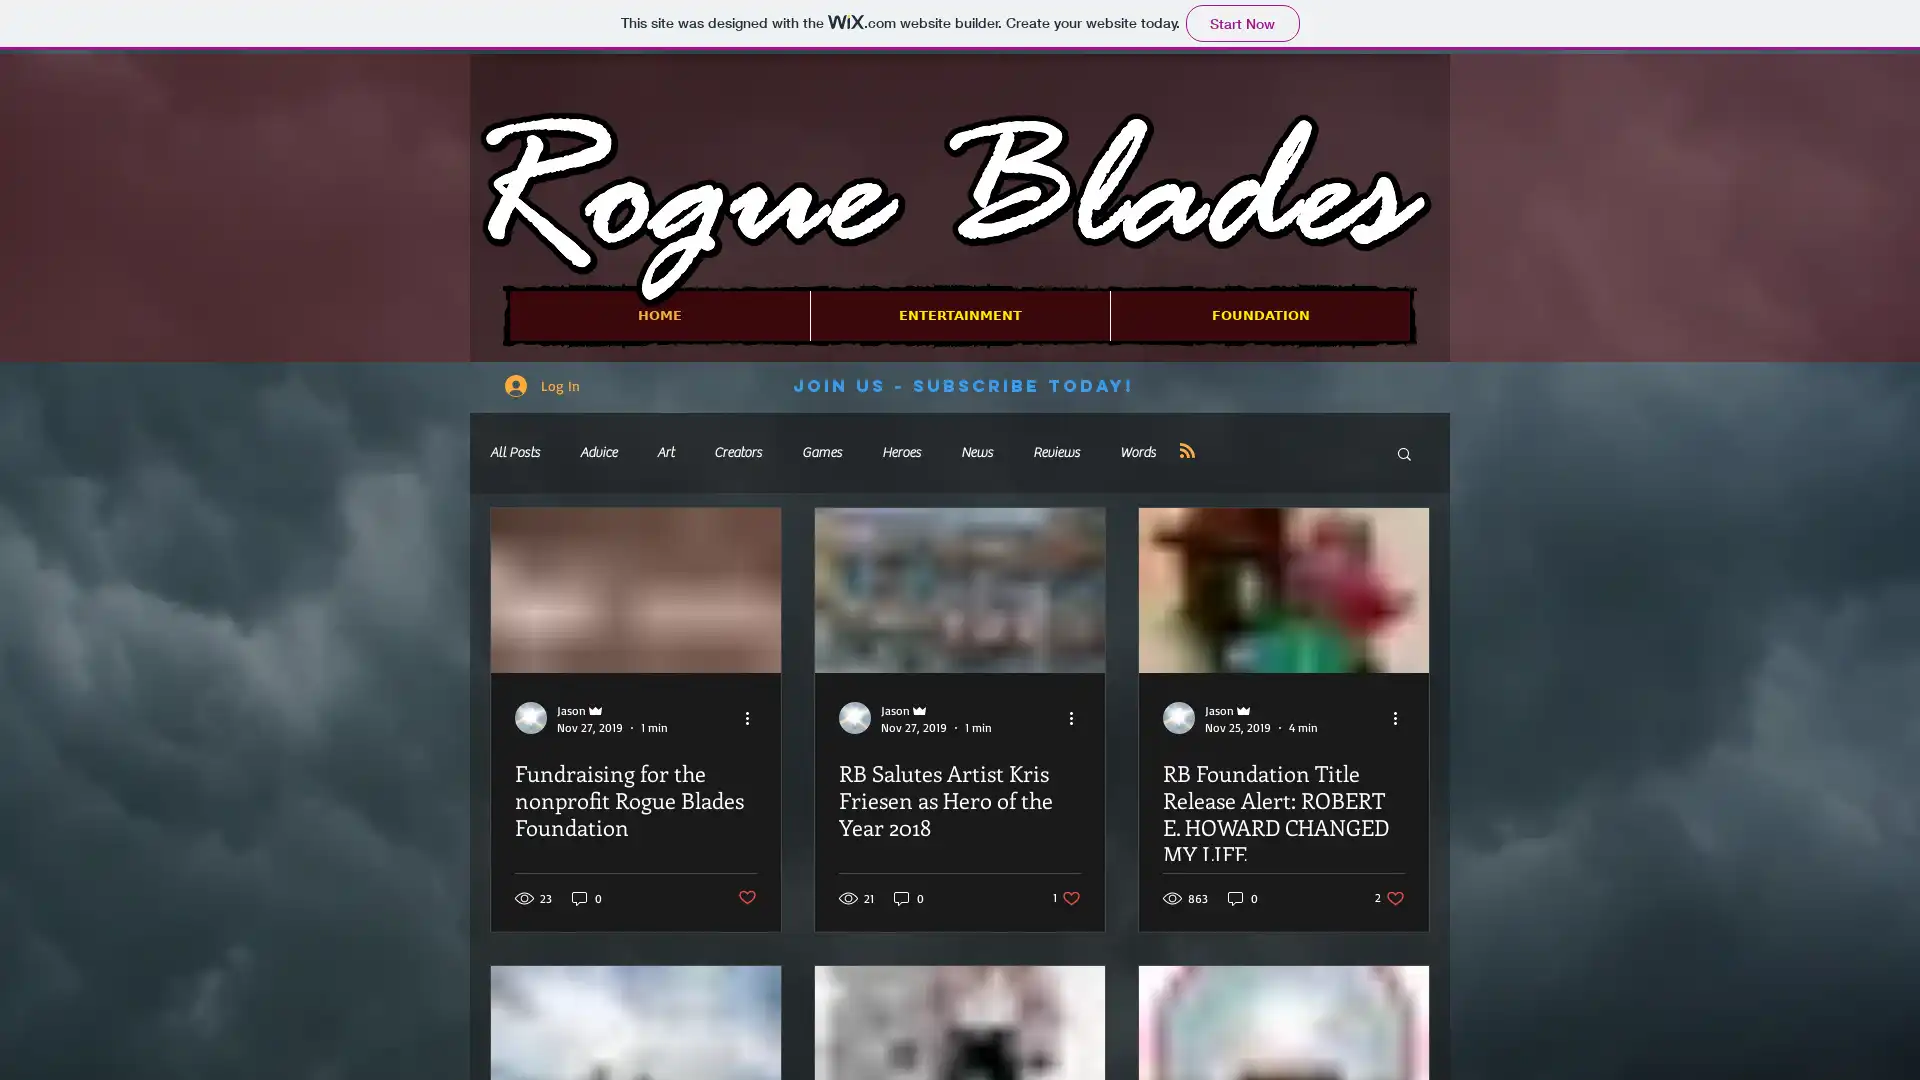 The image size is (1920, 1080). What do you see at coordinates (977, 452) in the screenshot?
I see `News` at bounding box center [977, 452].